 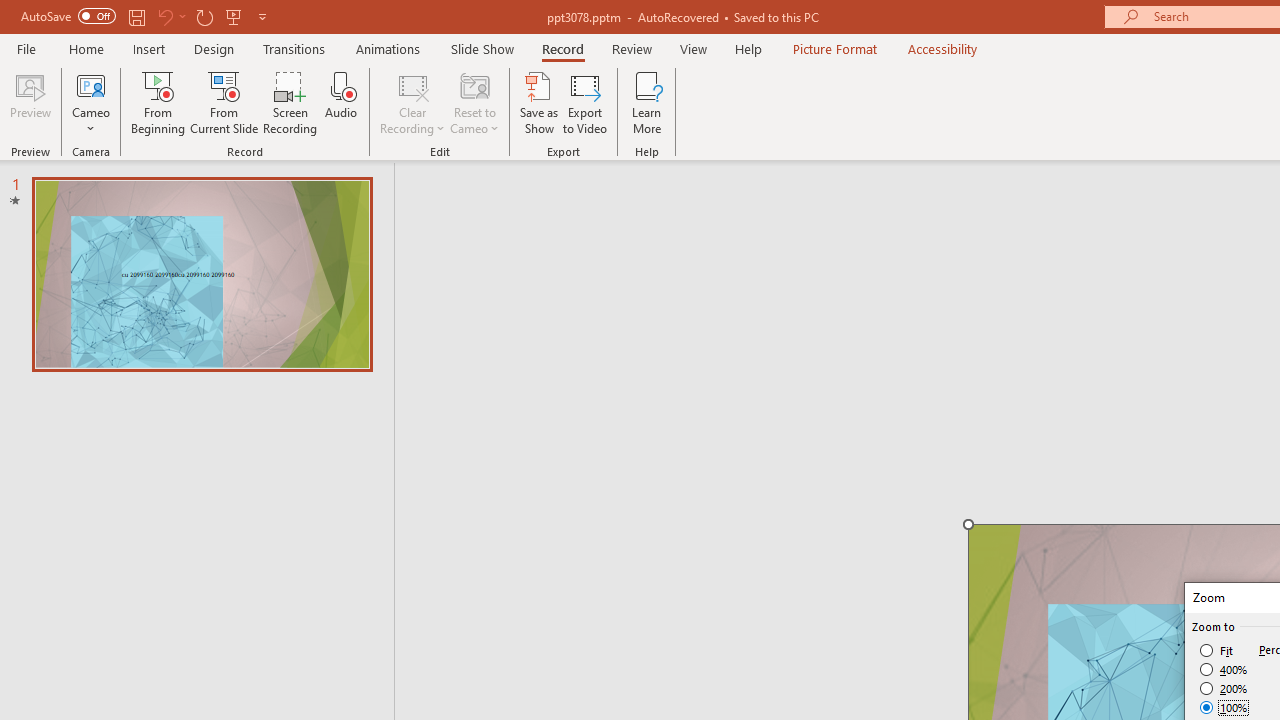 I want to click on '400%', so click(x=1223, y=669).